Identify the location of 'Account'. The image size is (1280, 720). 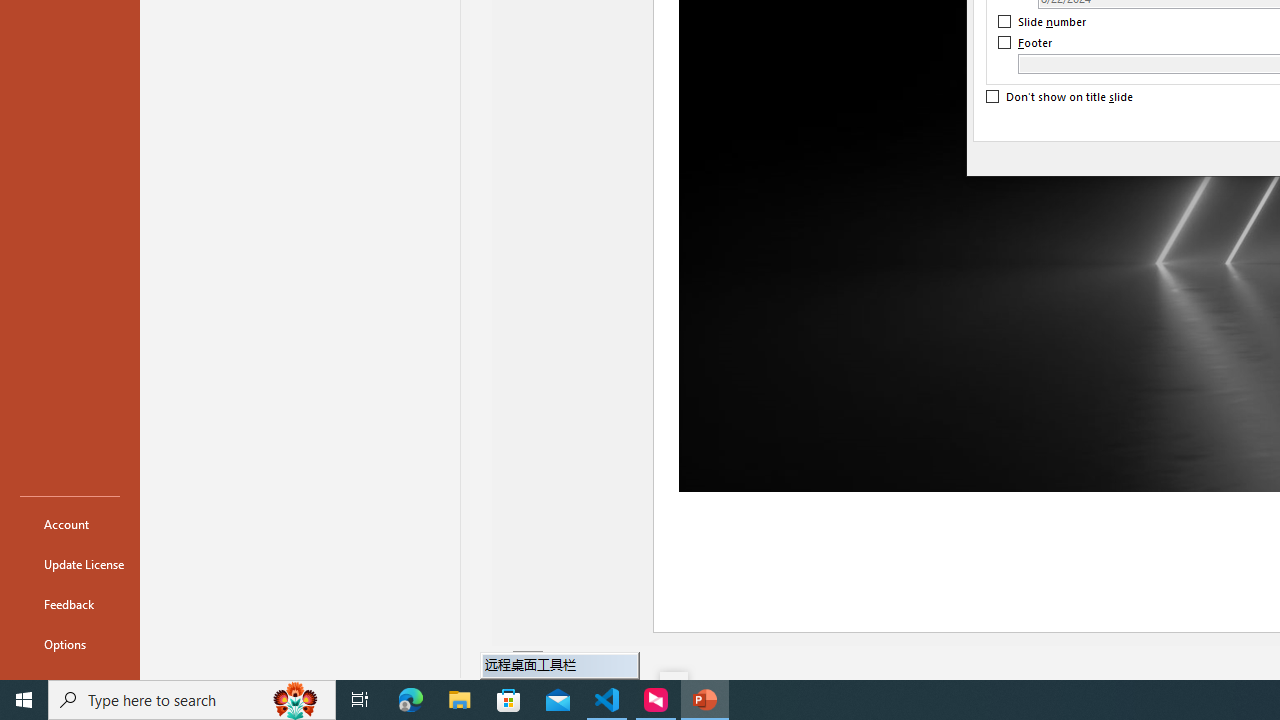
(69, 523).